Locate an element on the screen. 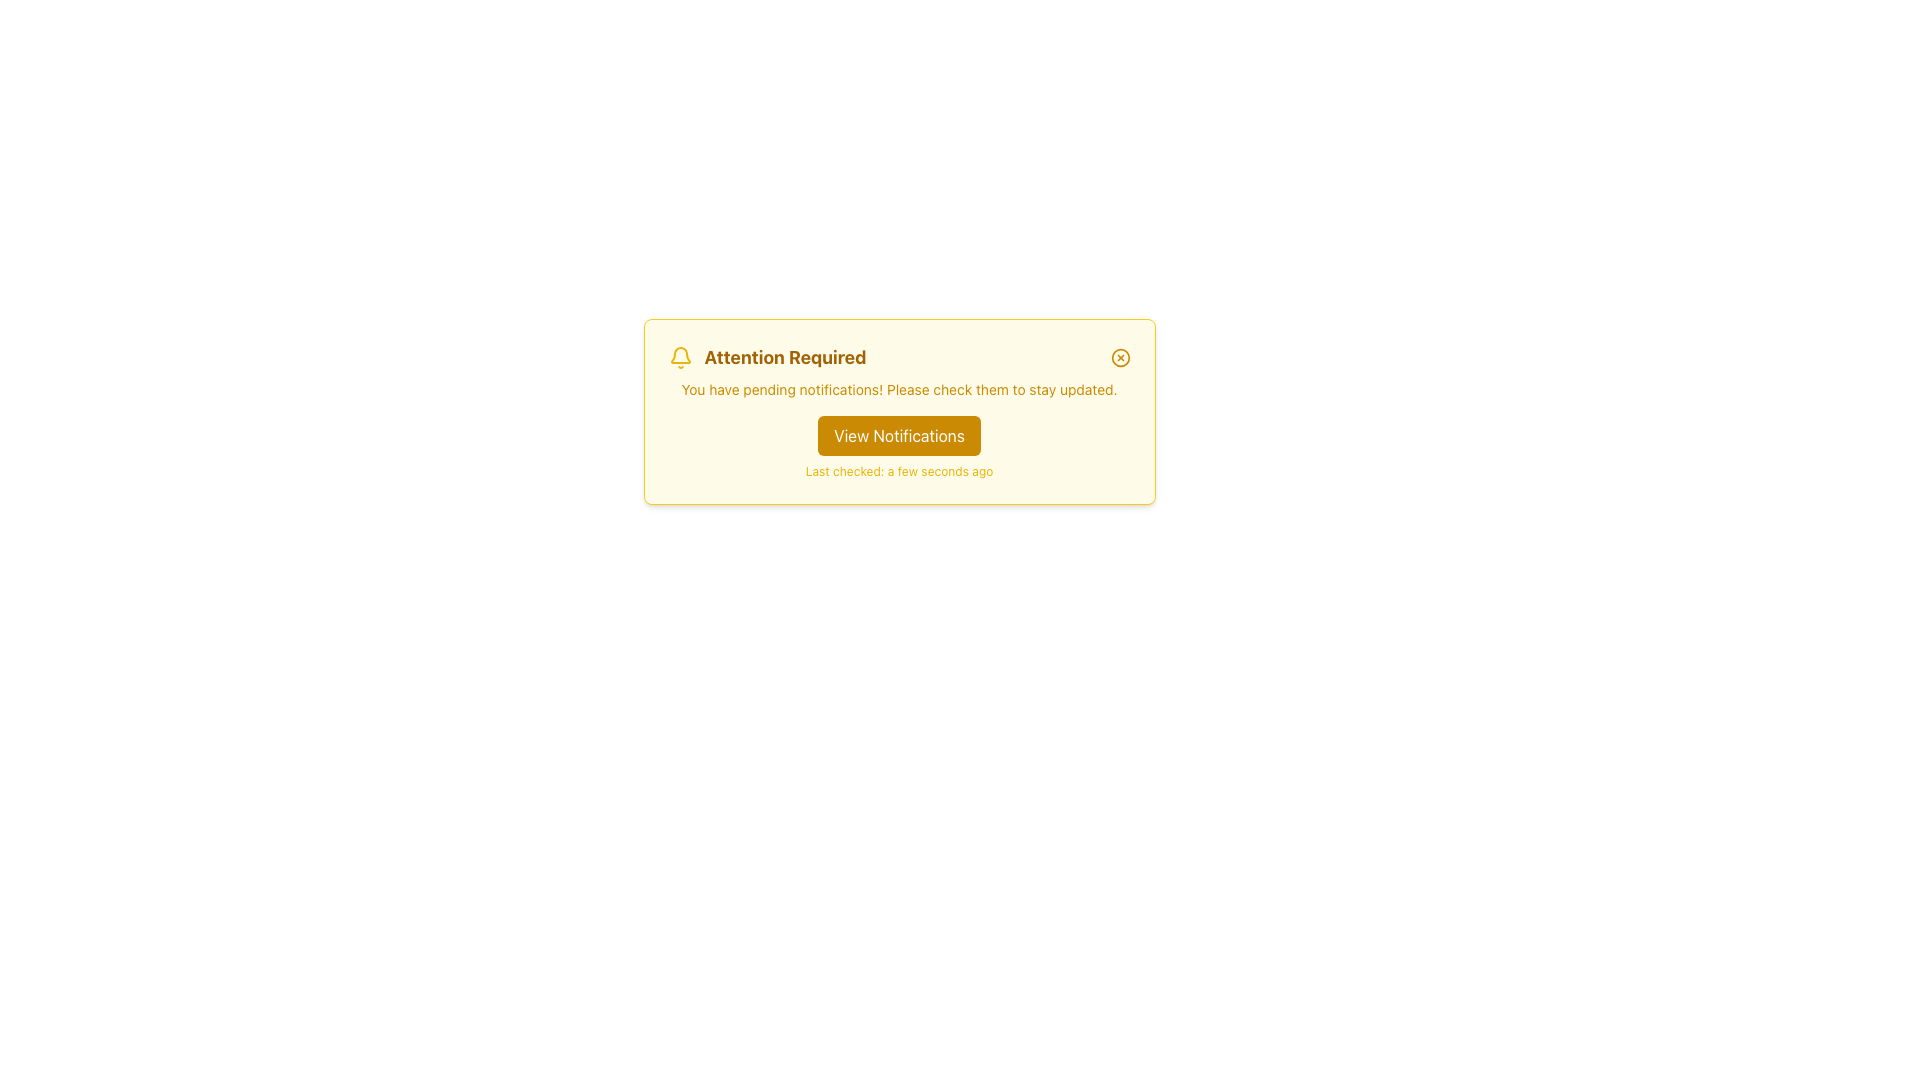  the non-interactive text label displaying 'Last checked: a few seconds ago' at the bottom of the 'Attention Required' notification box is located at coordinates (898, 471).